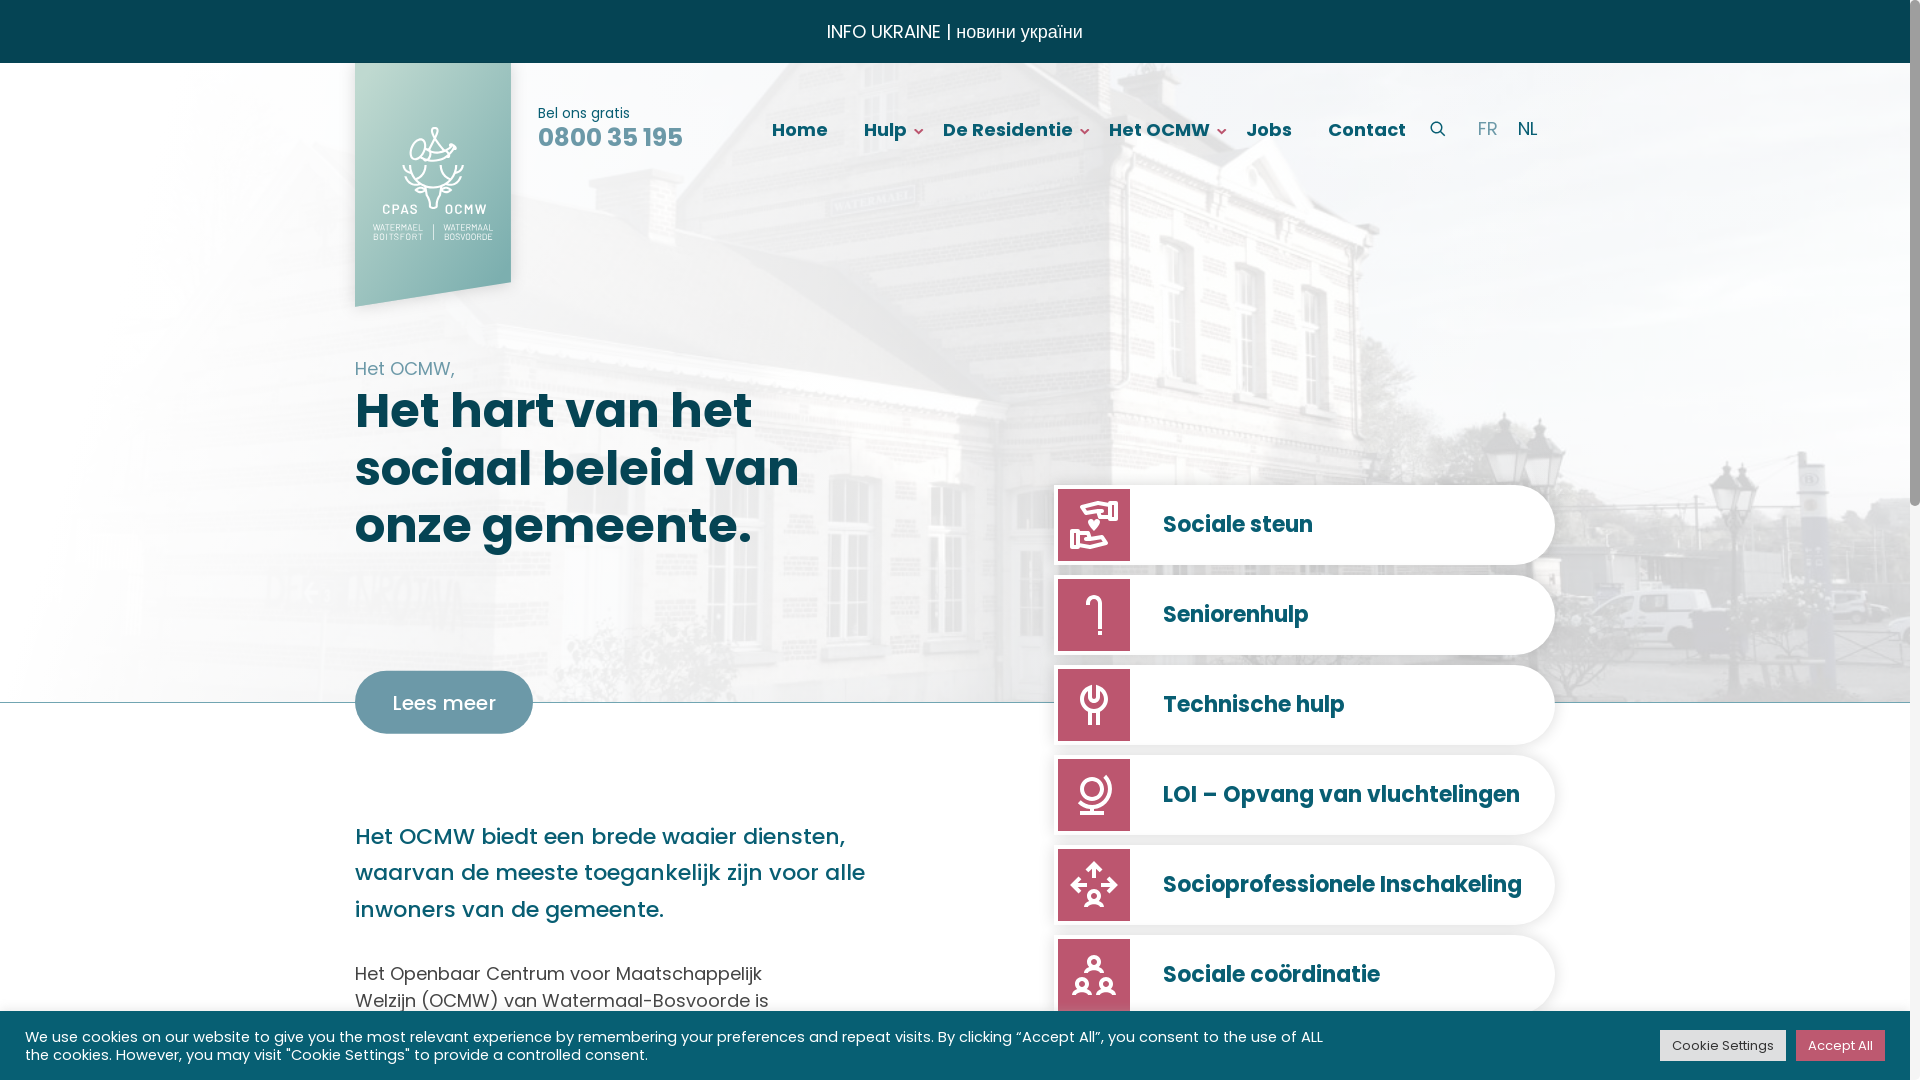 This screenshot has height=1080, width=1920. Describe the element at coordinates (1366, 128) in the screenshot. I see `'Contact'` at that location.